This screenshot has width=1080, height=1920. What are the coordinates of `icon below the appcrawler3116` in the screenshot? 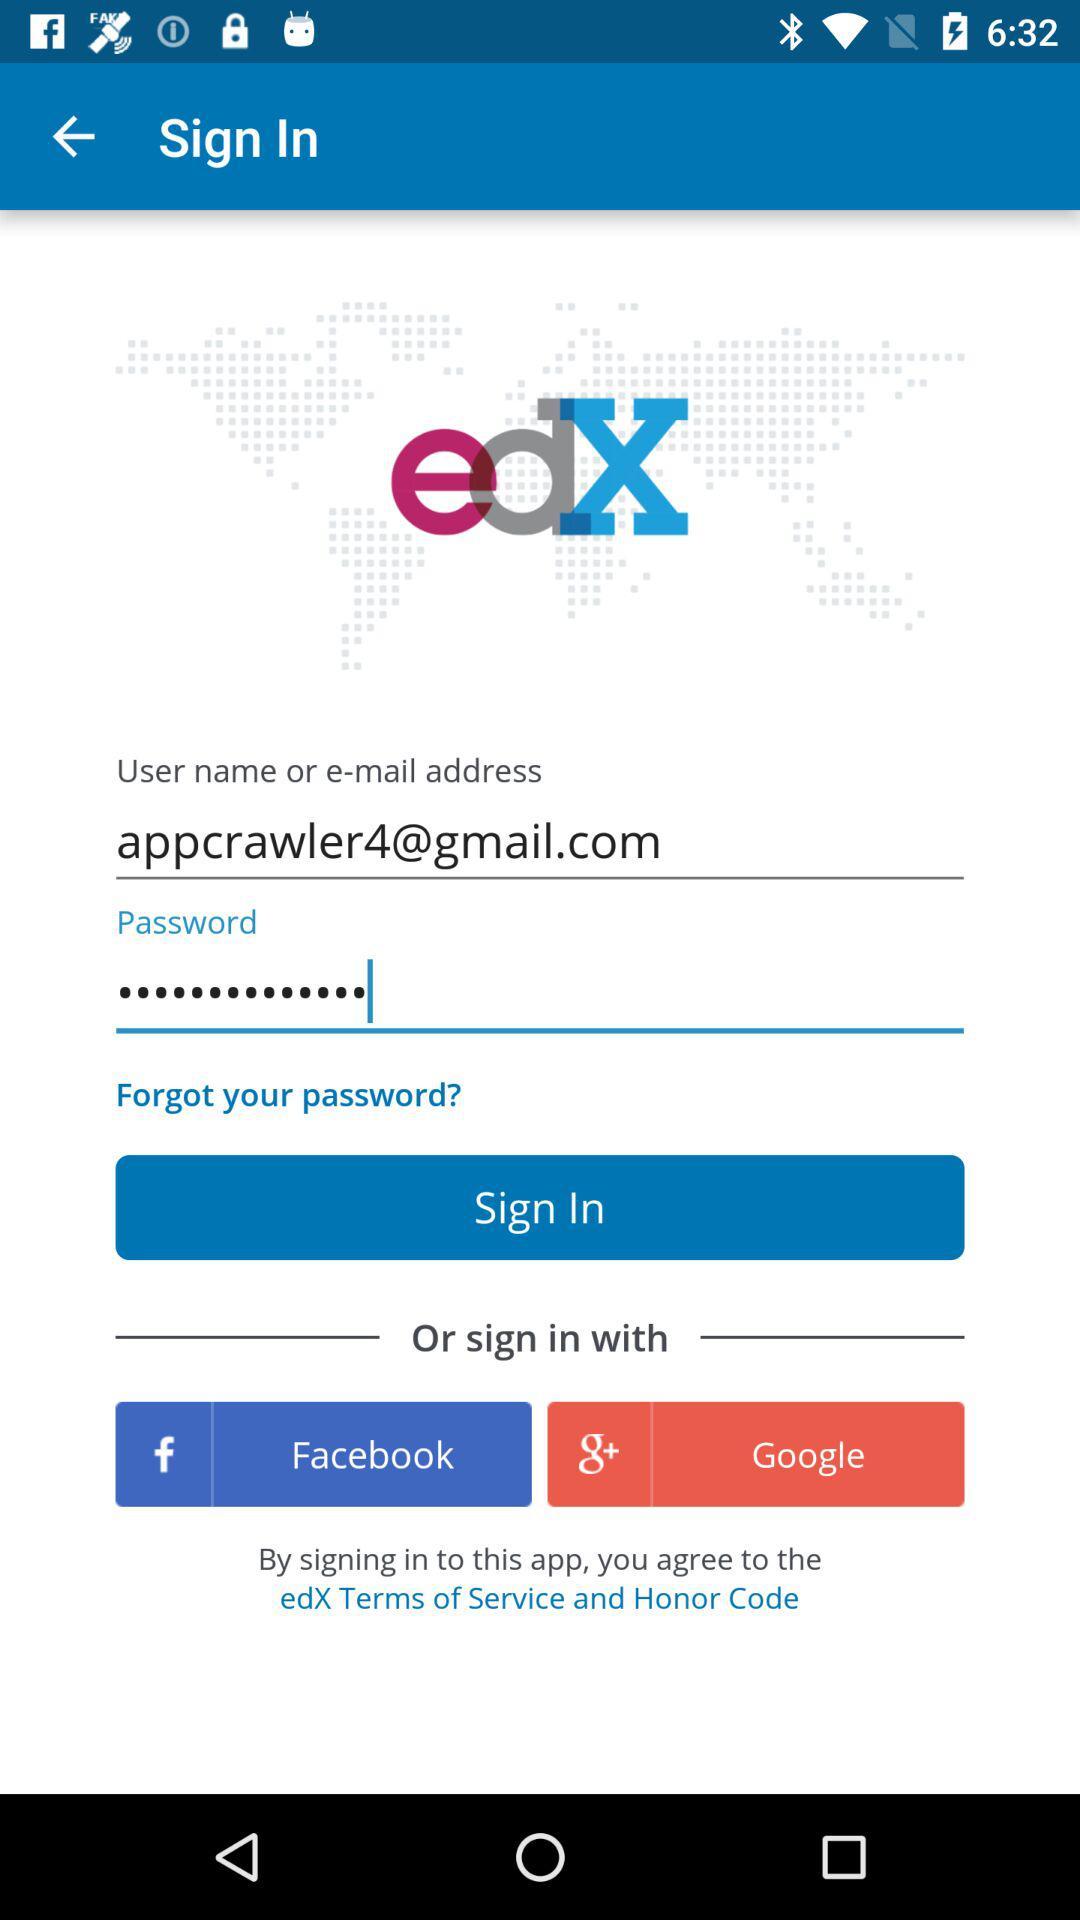 It's located at (288, 1092).